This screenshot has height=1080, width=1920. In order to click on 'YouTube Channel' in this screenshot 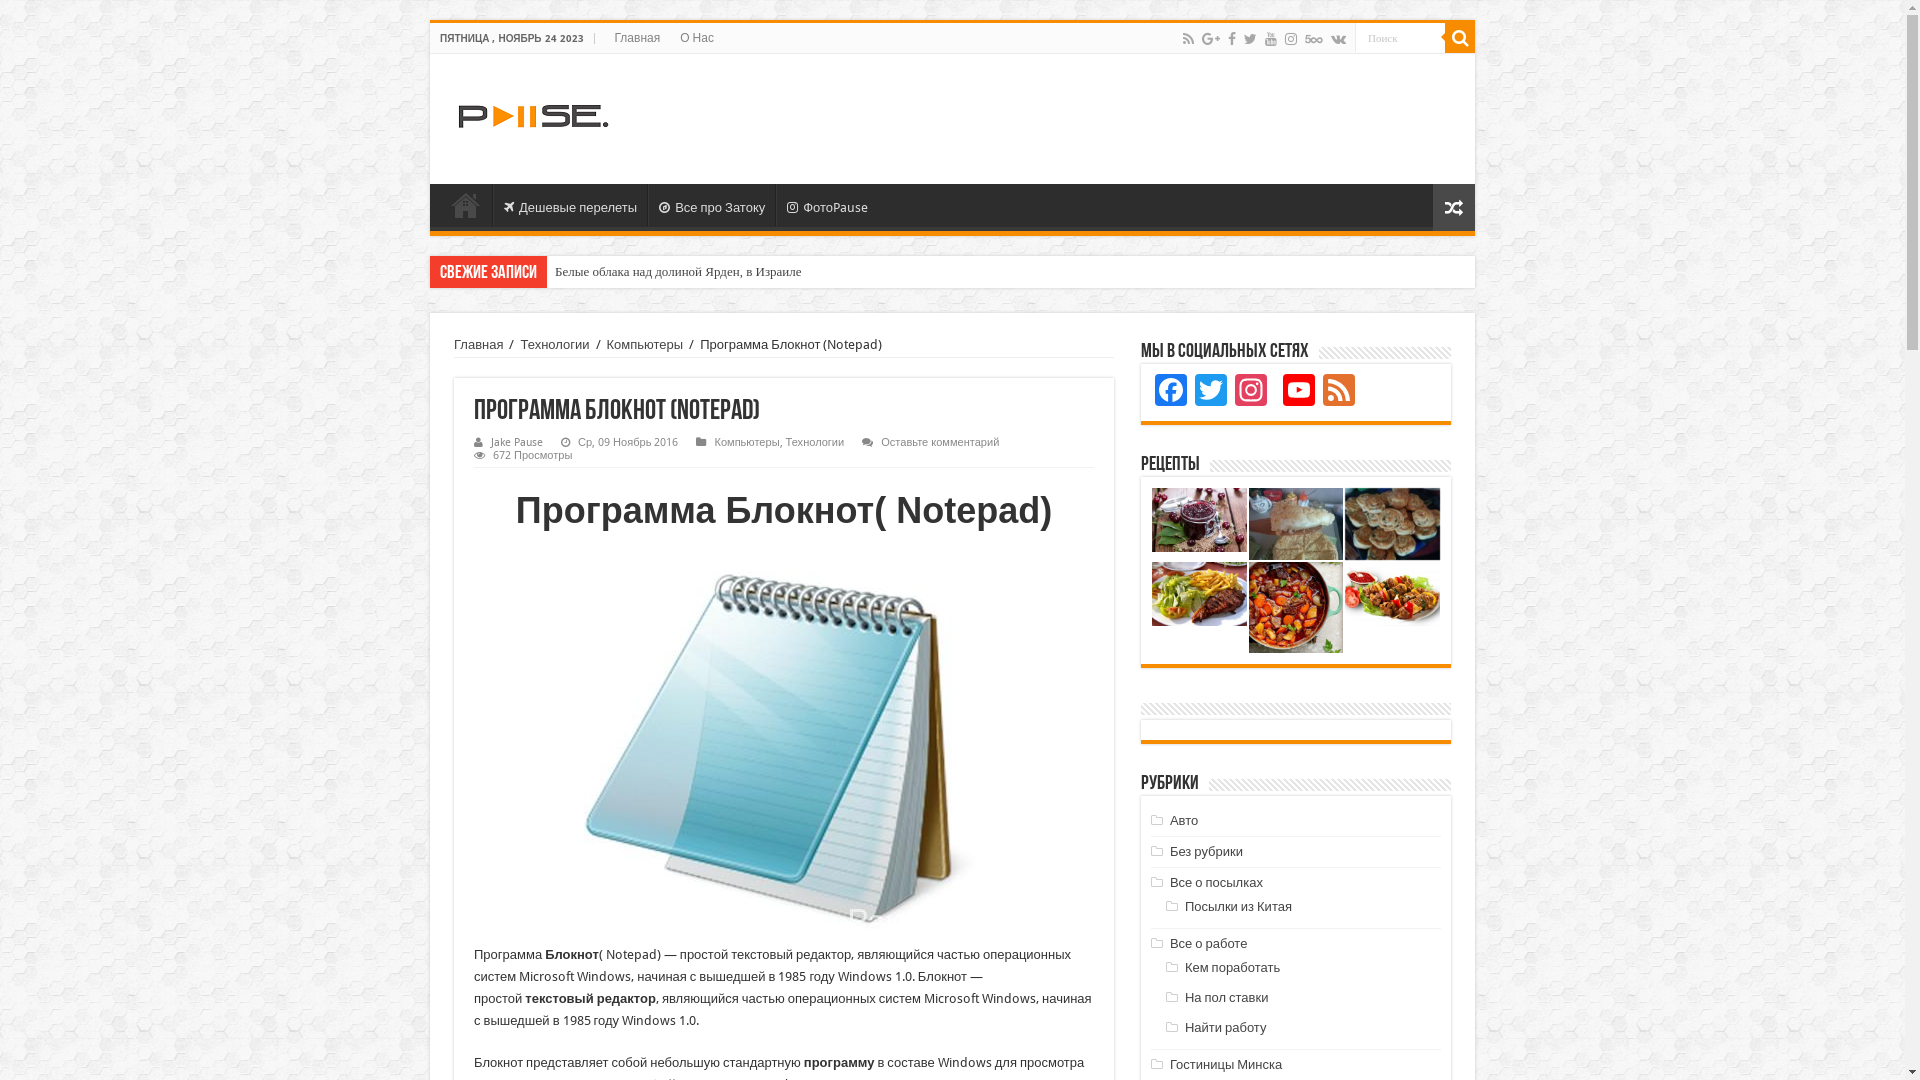, I will do `click(1299, 392)`.